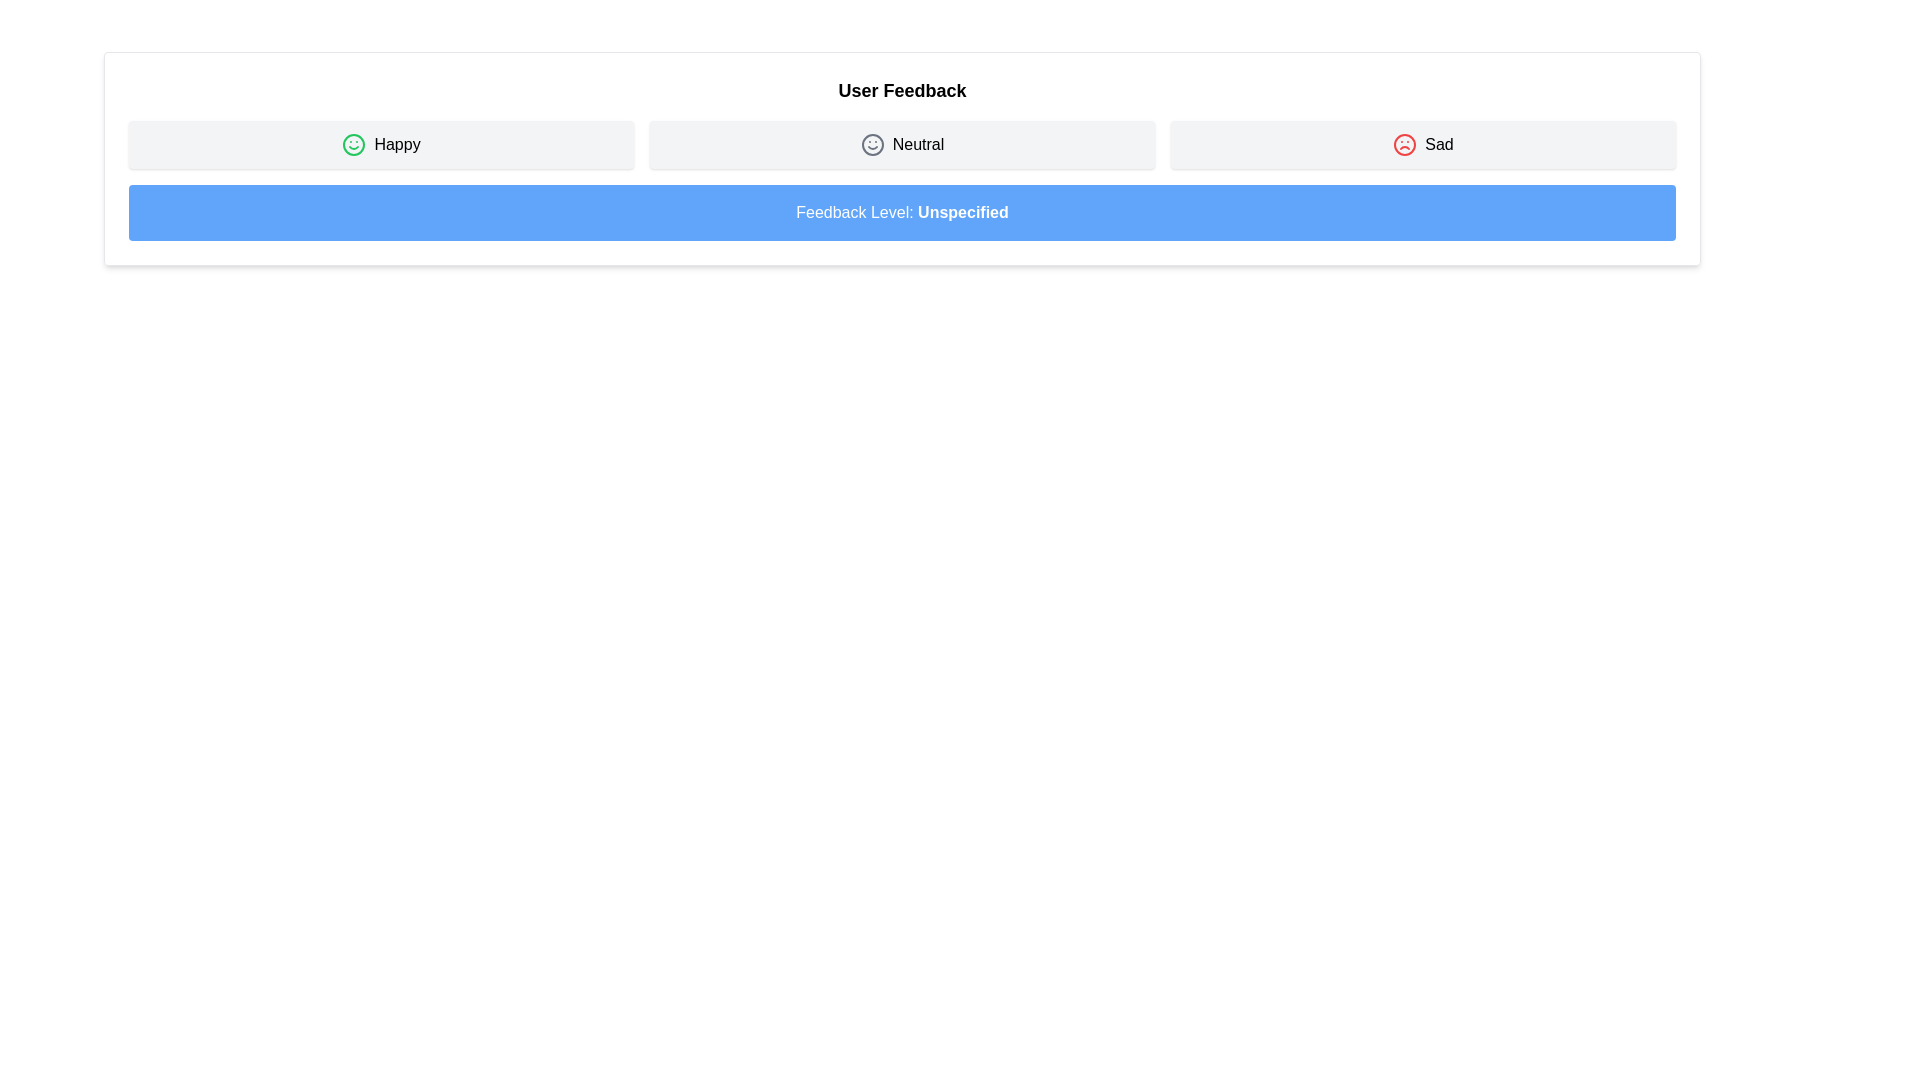 This screenshot has height=1080, width=1920. Describe the element at coordinates (901, 91) in the screenshot. I see `text label 'User Feedback' which is bold, prominently sized, and centrally aligned at the top of the section above the emotion-related buttons` at that location.